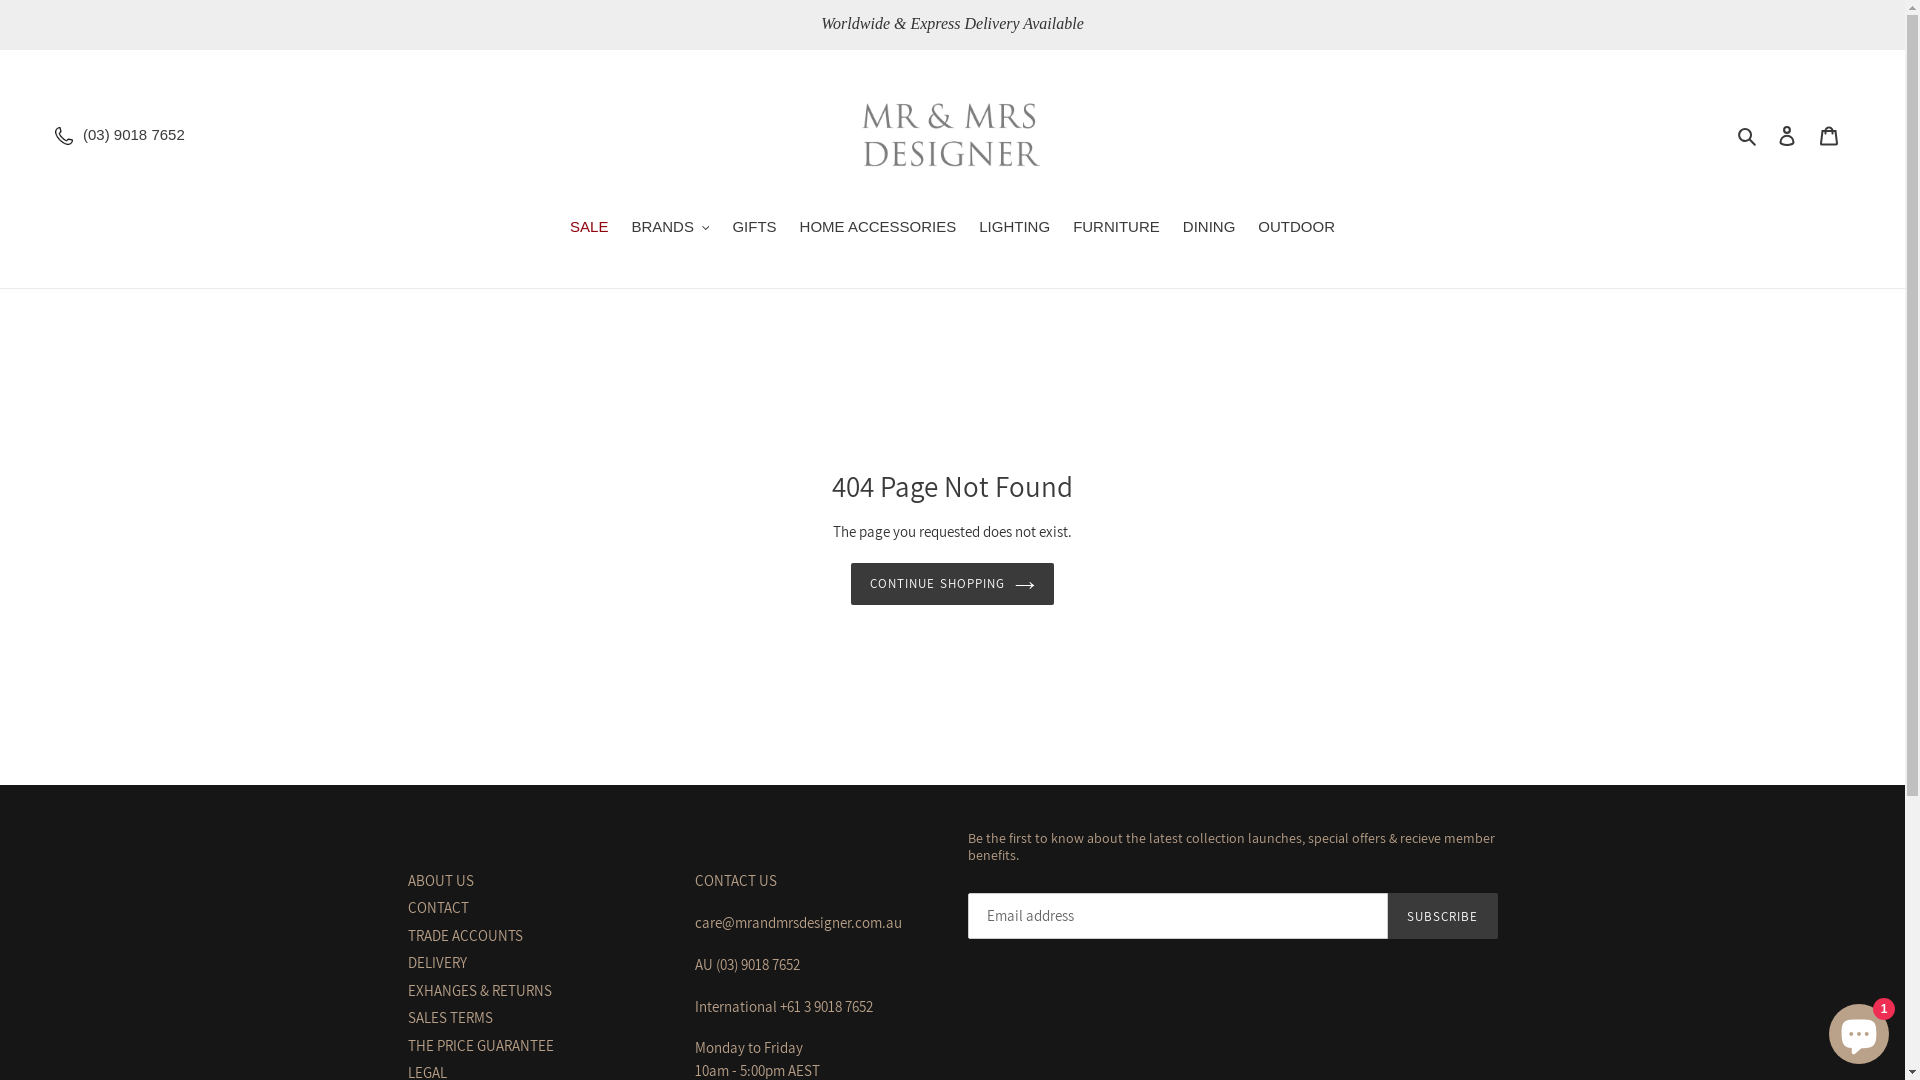  I want to click on 'BRANDS', so click(619, 227).